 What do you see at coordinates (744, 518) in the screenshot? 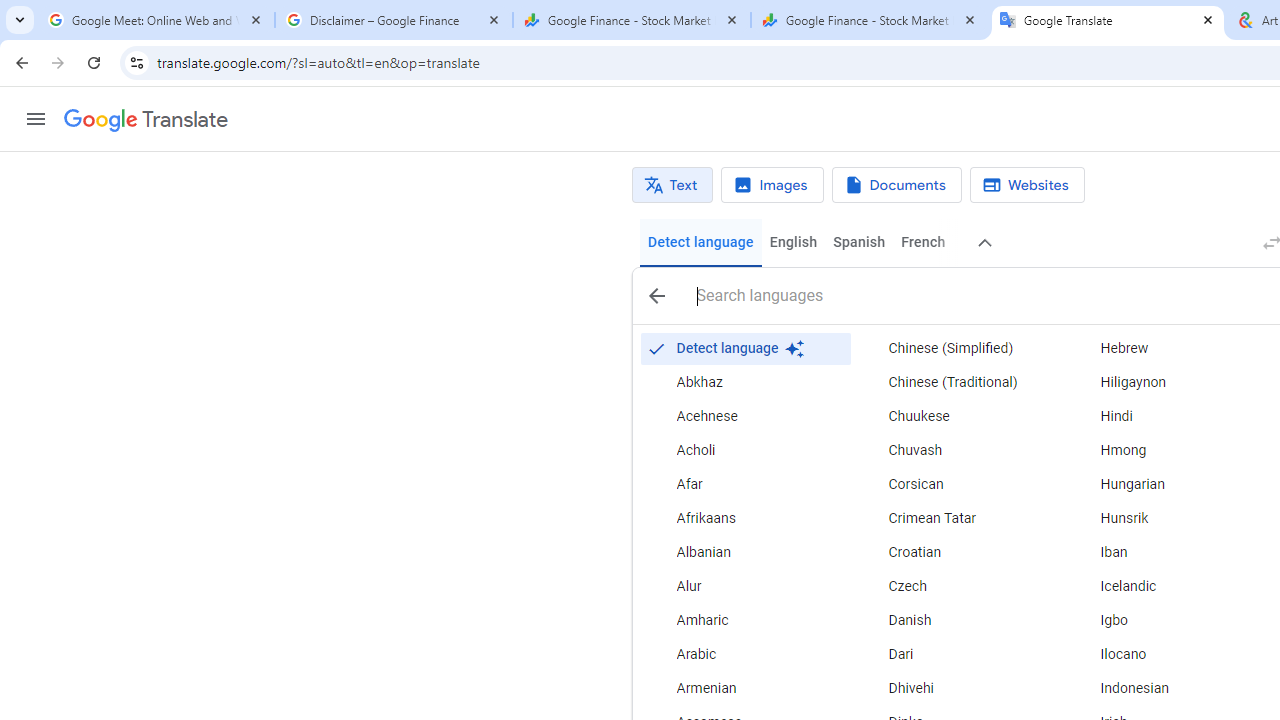
I see `'Afrikaans'` at bounding box center [744, 518].